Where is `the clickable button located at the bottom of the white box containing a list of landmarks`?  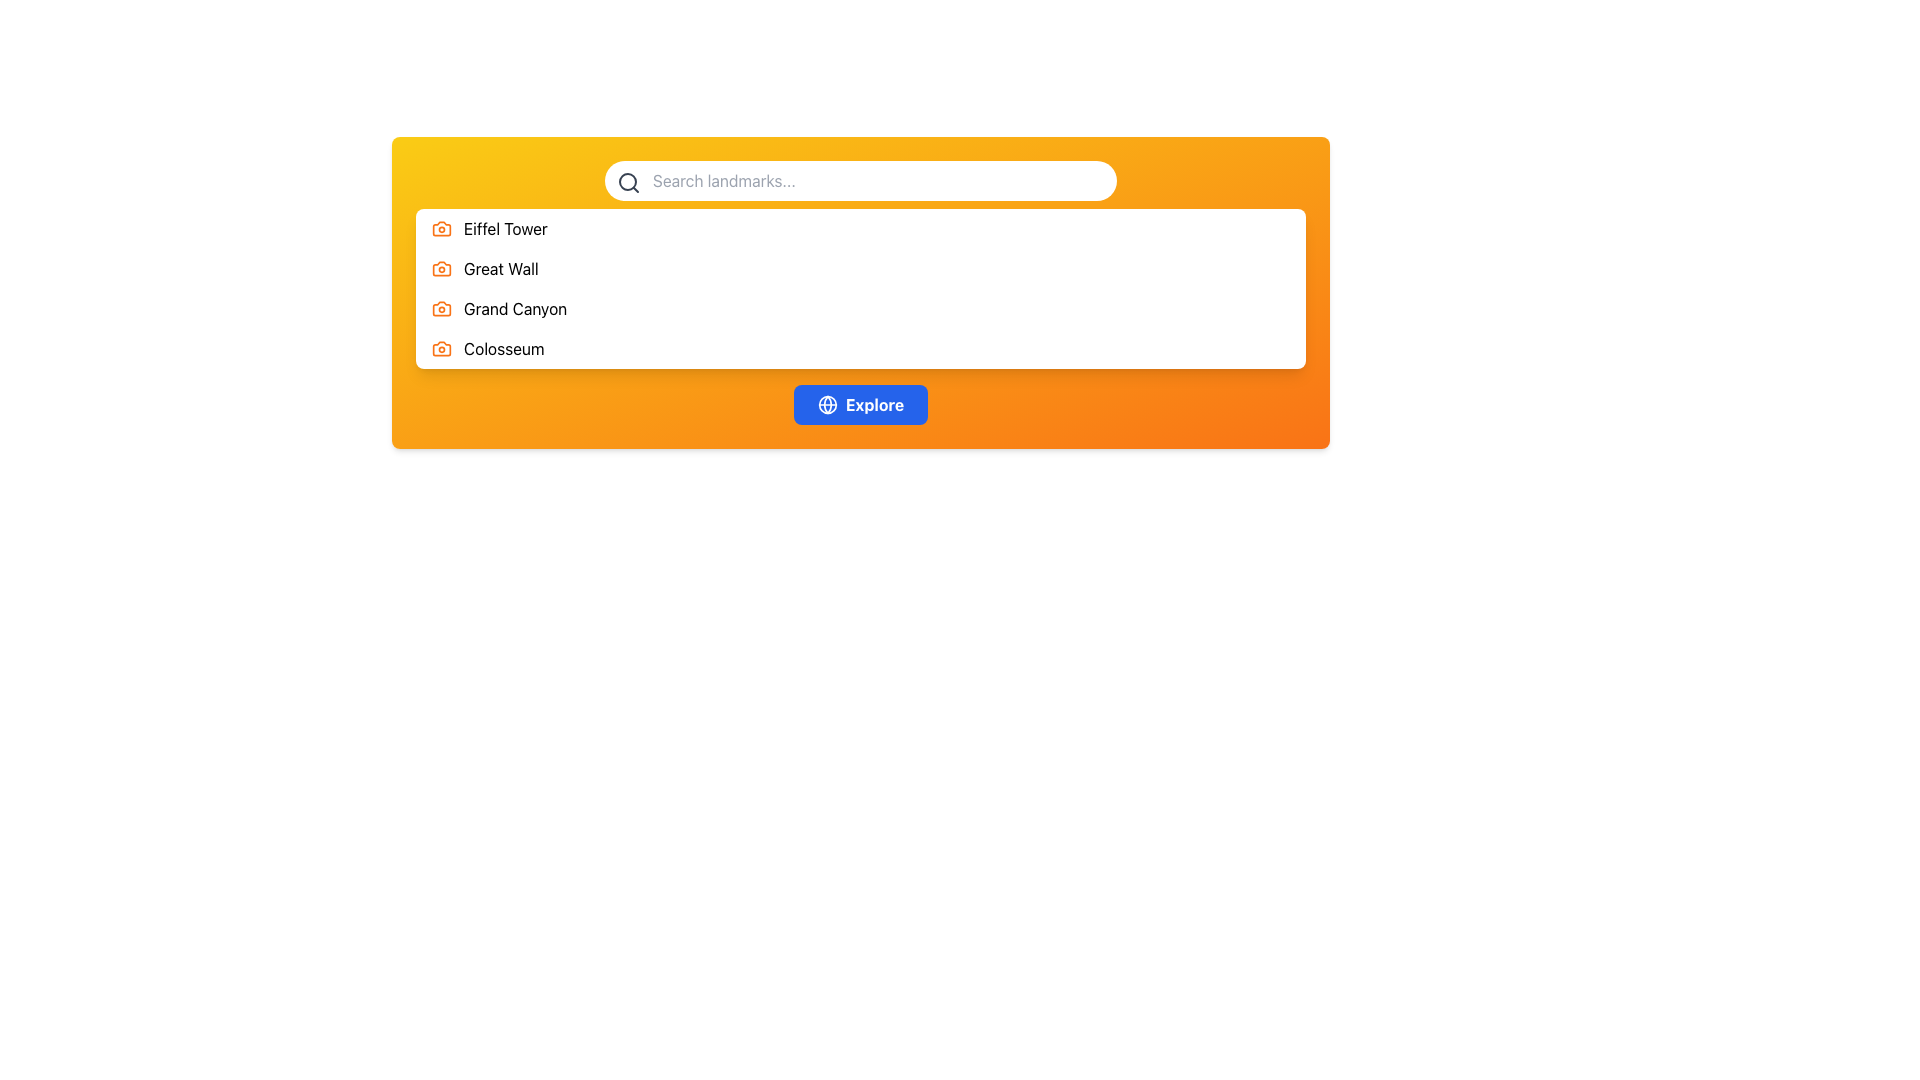
the clickable button located at the bottom of the white box containing a list of landmarks is located at coordinates (860, 405).